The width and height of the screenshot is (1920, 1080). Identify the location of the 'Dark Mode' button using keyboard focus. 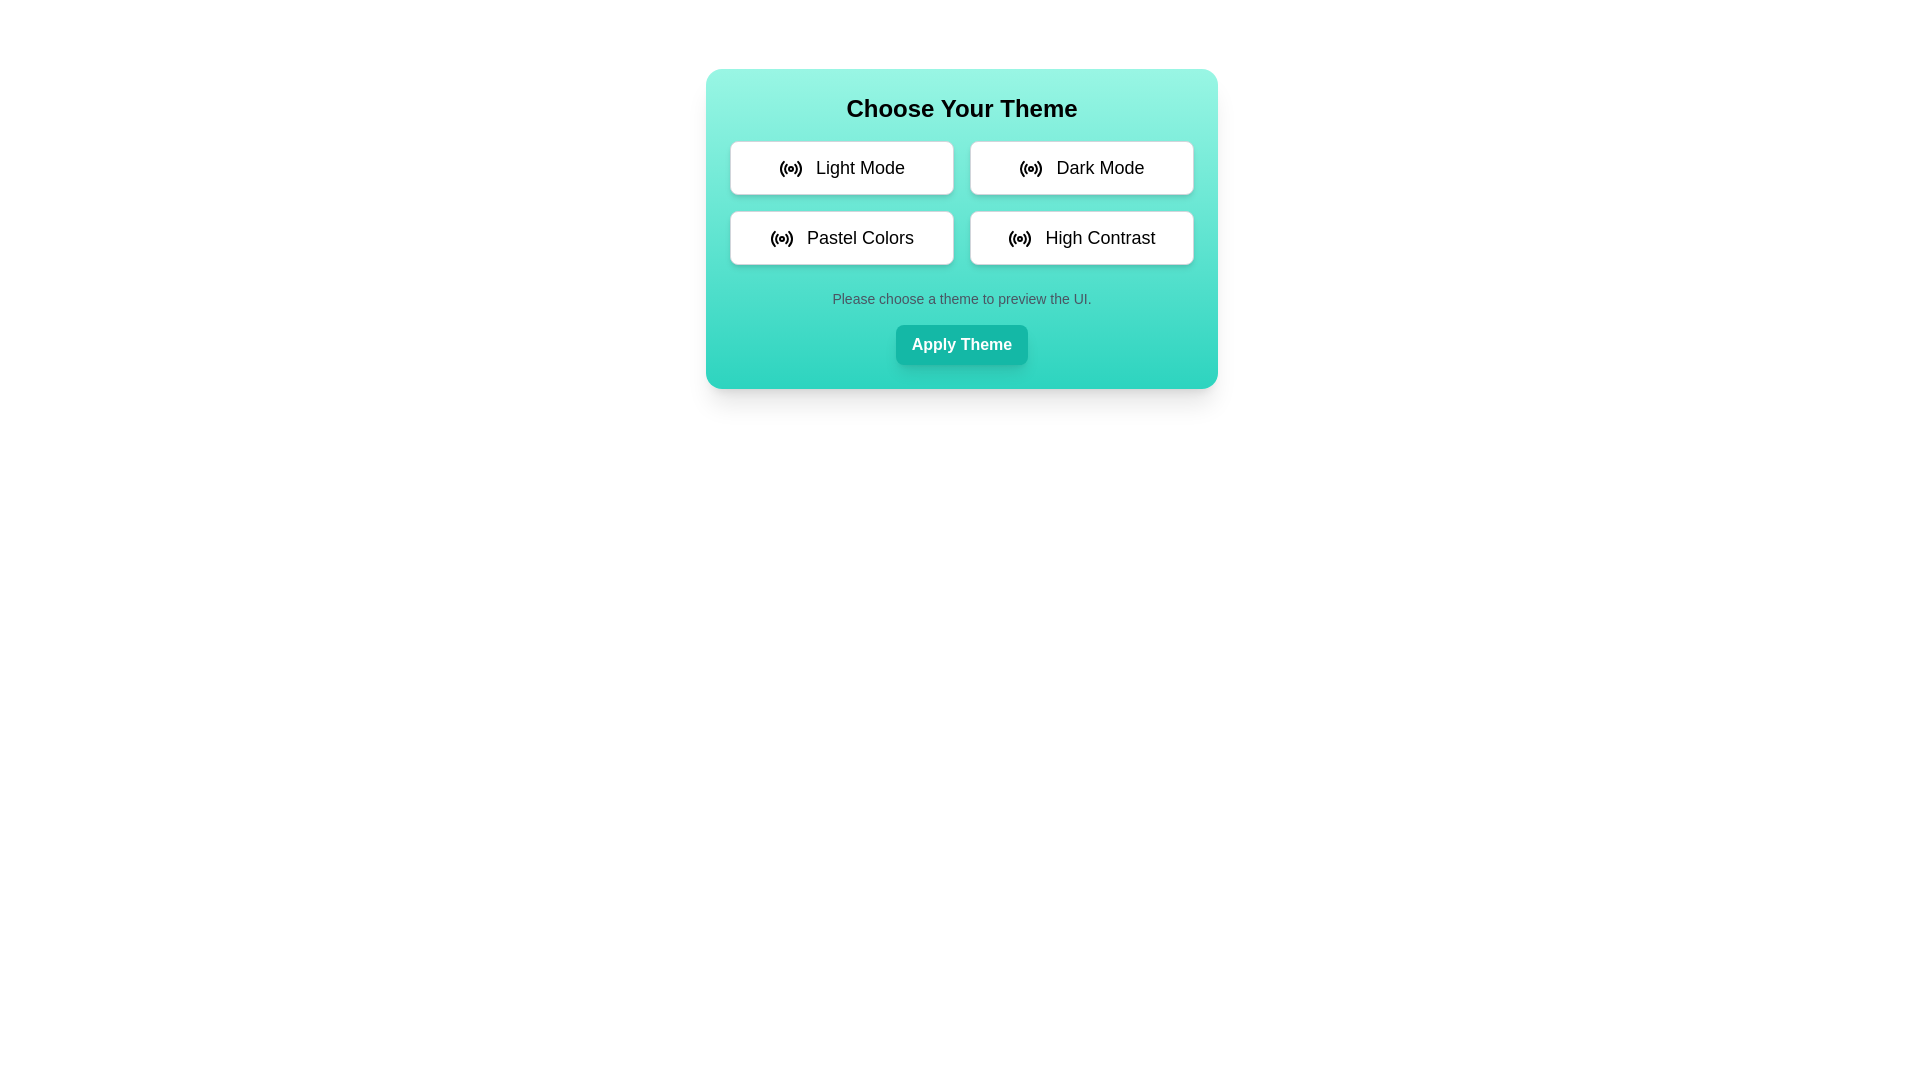
(1080, 167).